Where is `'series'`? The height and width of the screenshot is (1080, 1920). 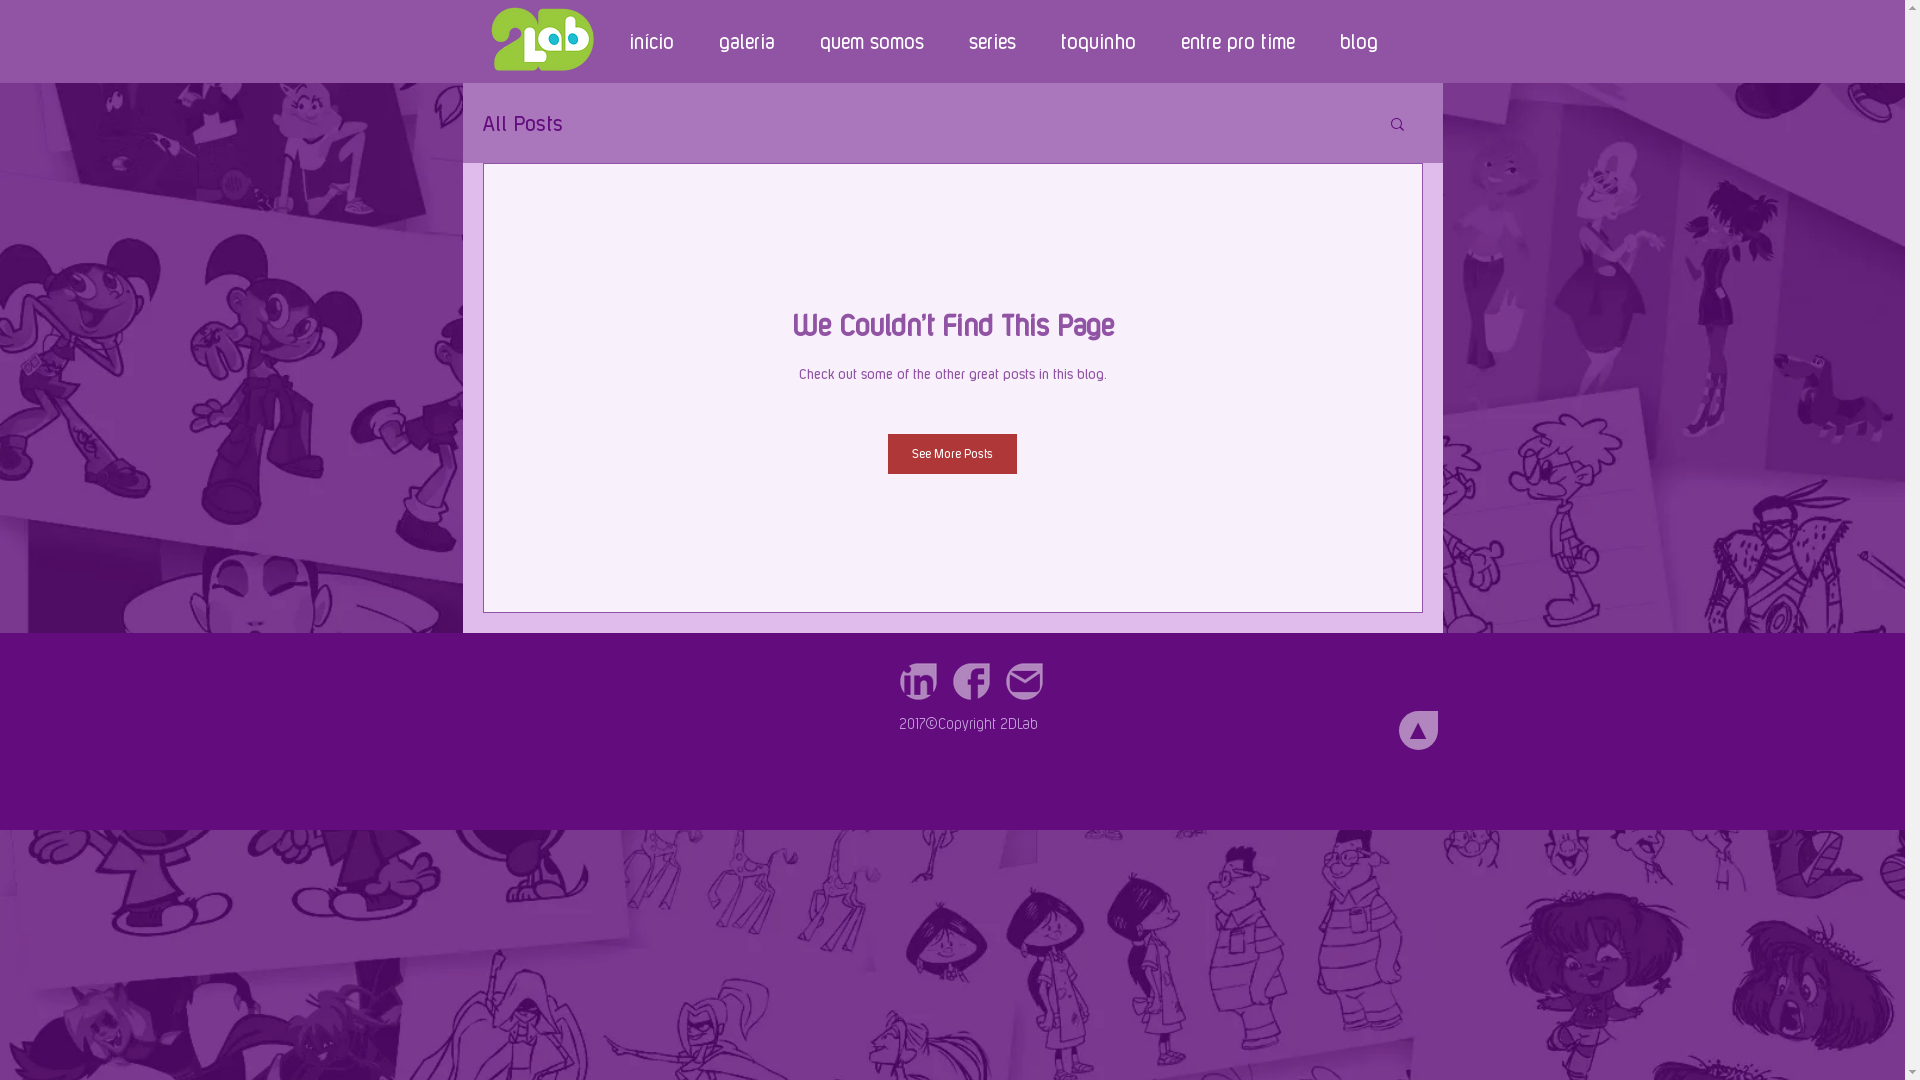
'series' is located at coordinates (992, 41).